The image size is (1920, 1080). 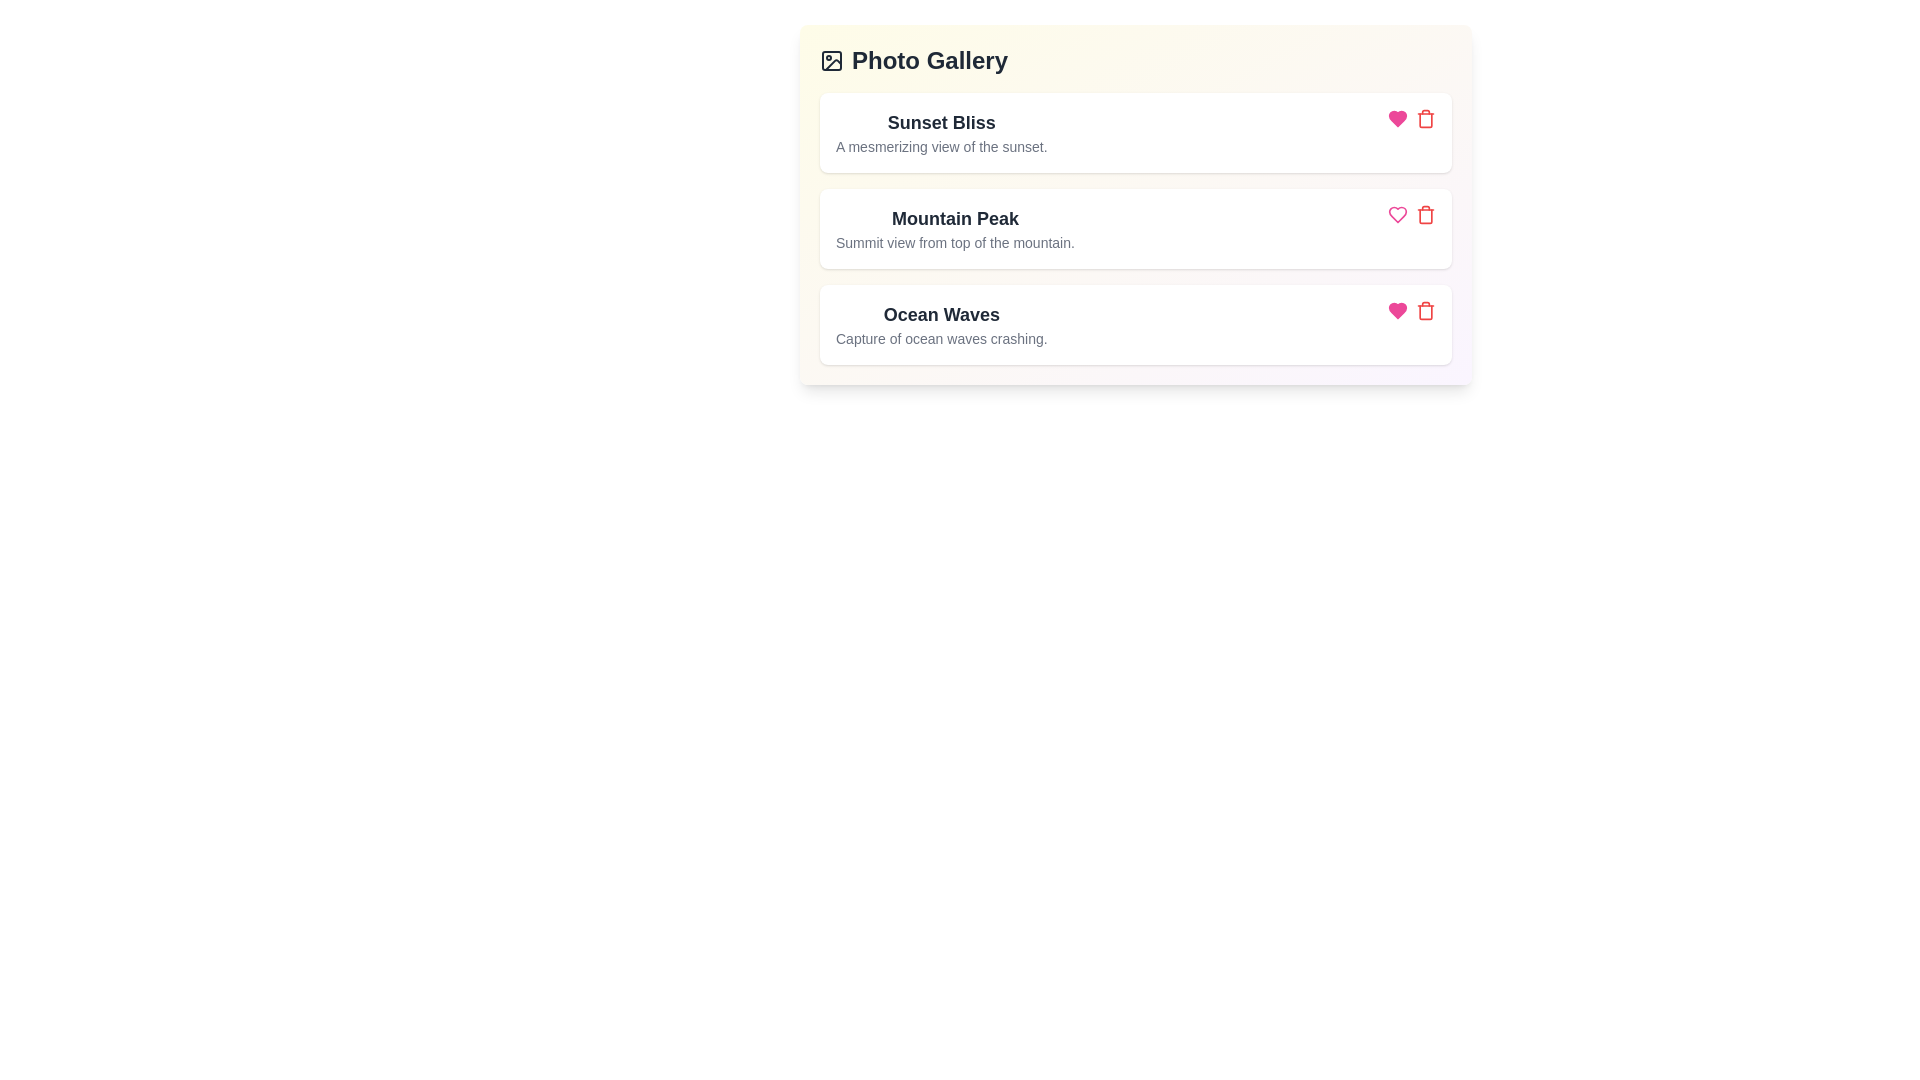 I want to click on the delete button corresponding to the photo titled Ocean Waves, so click(x=1424, y=311).